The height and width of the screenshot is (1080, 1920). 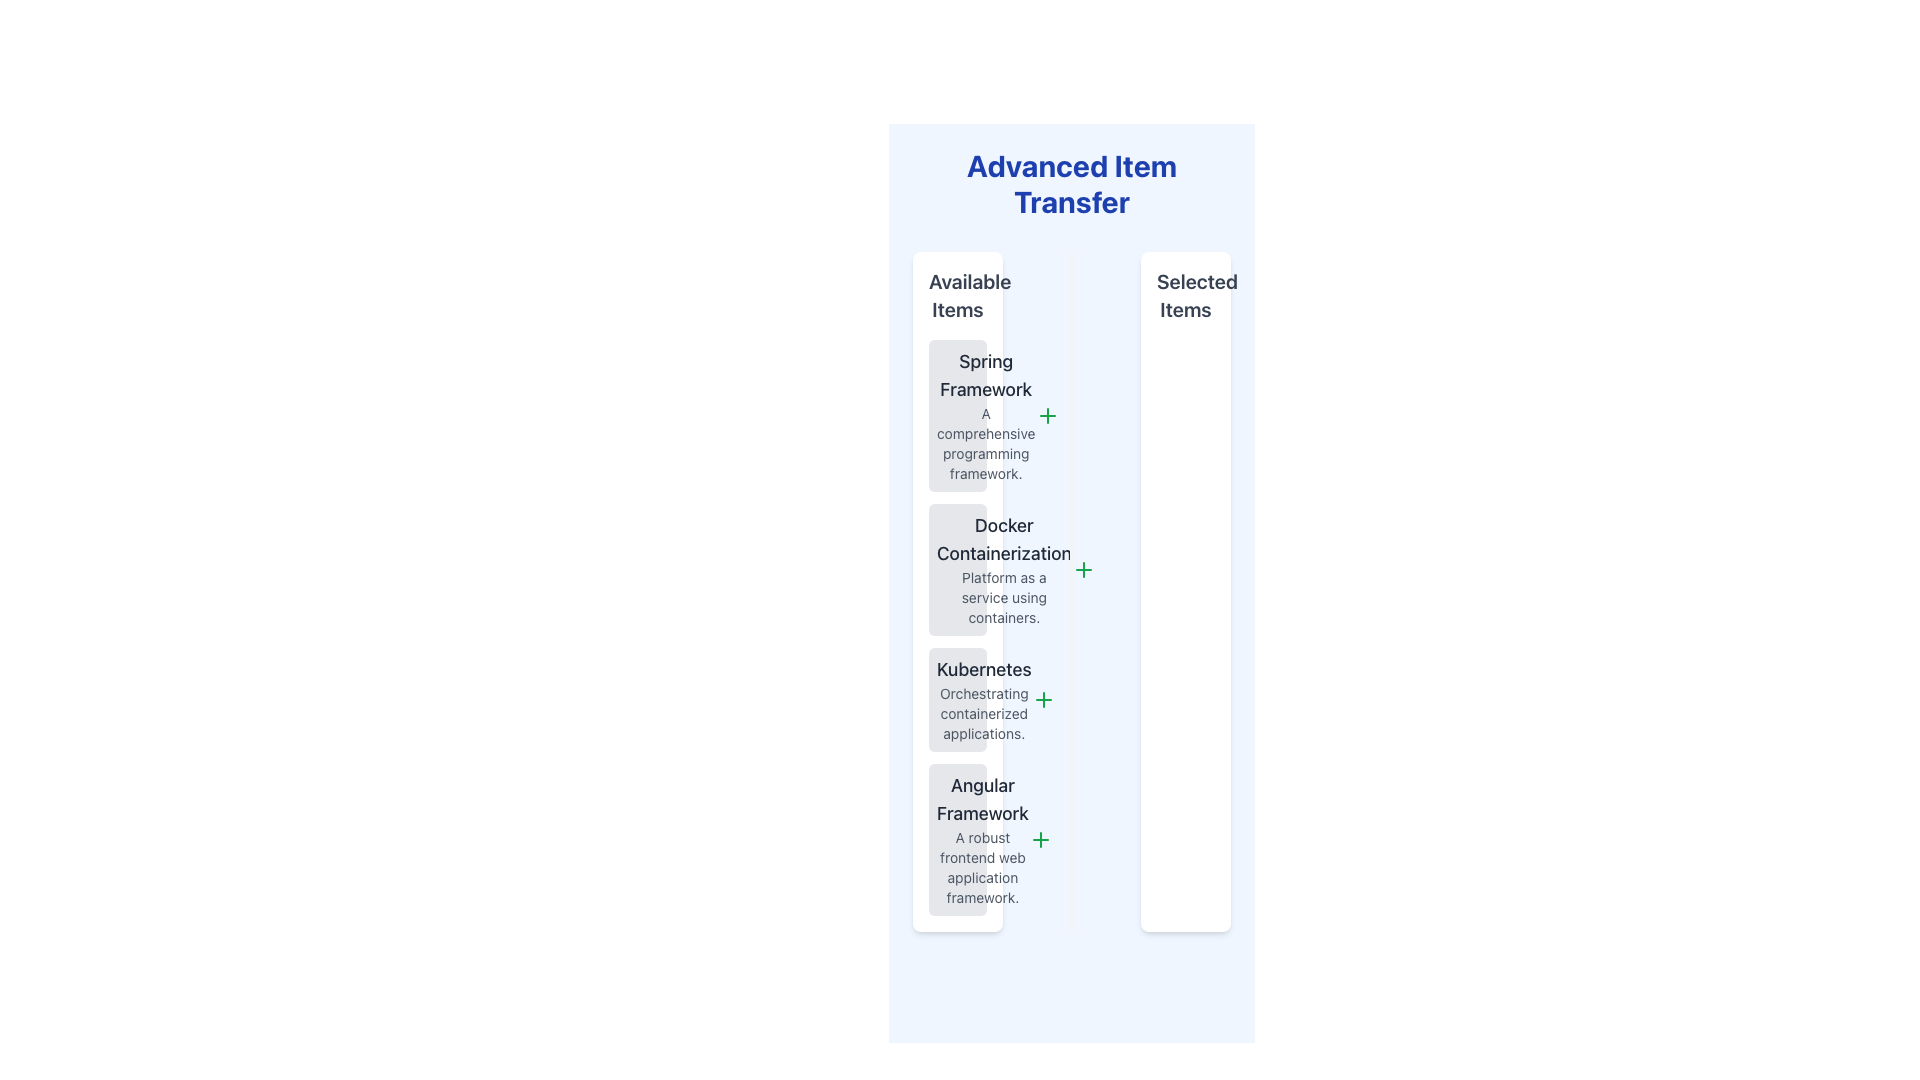 What do you see at coordinates (983, 798) in the screenshot?
I see `the text label displaying 'Angular Framework' in bold dark-gray text, located in the lower portion of the 'Available Items' column, between the titles 'Kubernetes' and the description 'A robust frontend web application framework.'` at bounding box center [983, 798].